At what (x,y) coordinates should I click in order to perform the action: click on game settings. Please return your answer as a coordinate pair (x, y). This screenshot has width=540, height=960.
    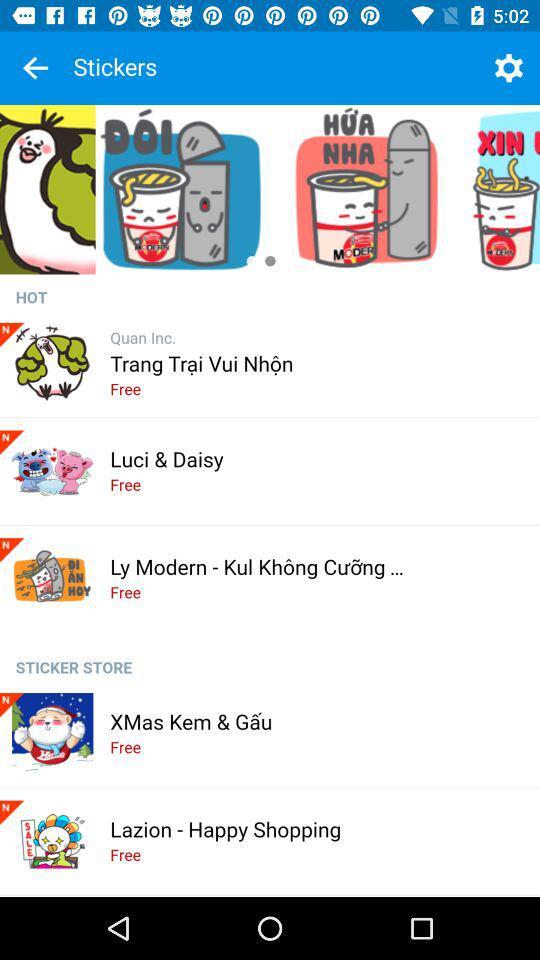
    Looking at the image, I should click on (508, 68).